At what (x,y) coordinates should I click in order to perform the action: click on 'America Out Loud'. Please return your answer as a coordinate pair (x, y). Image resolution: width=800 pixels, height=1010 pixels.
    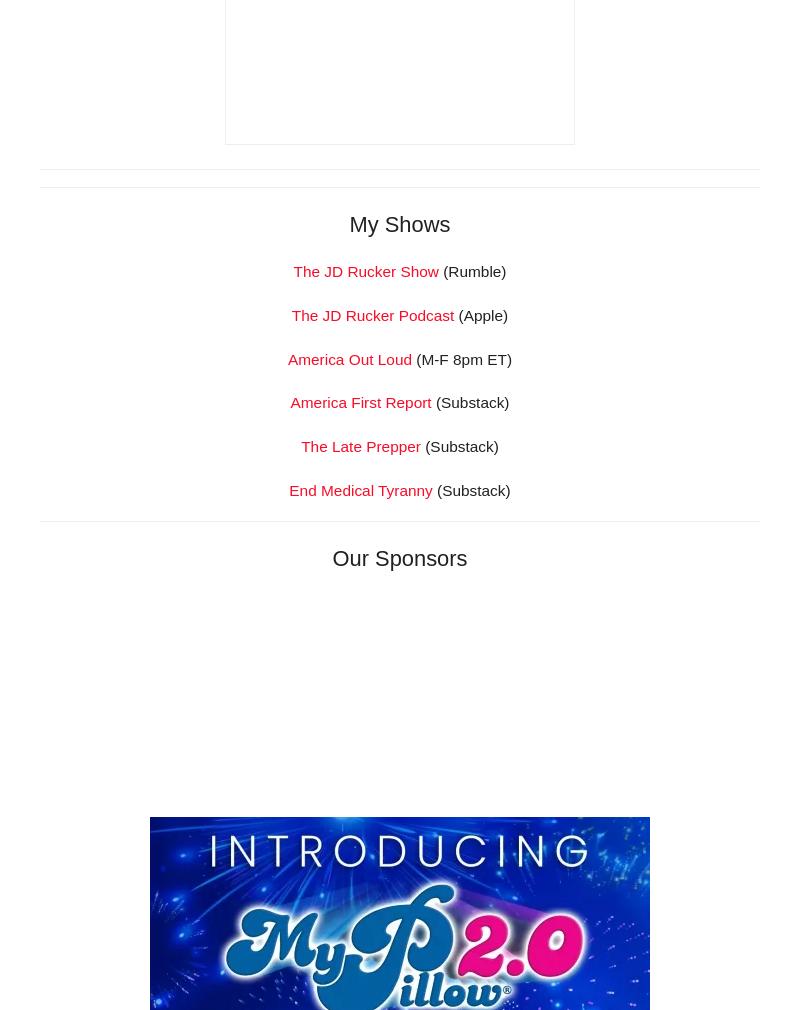
    Looking at the image, I should click on (349, 637).